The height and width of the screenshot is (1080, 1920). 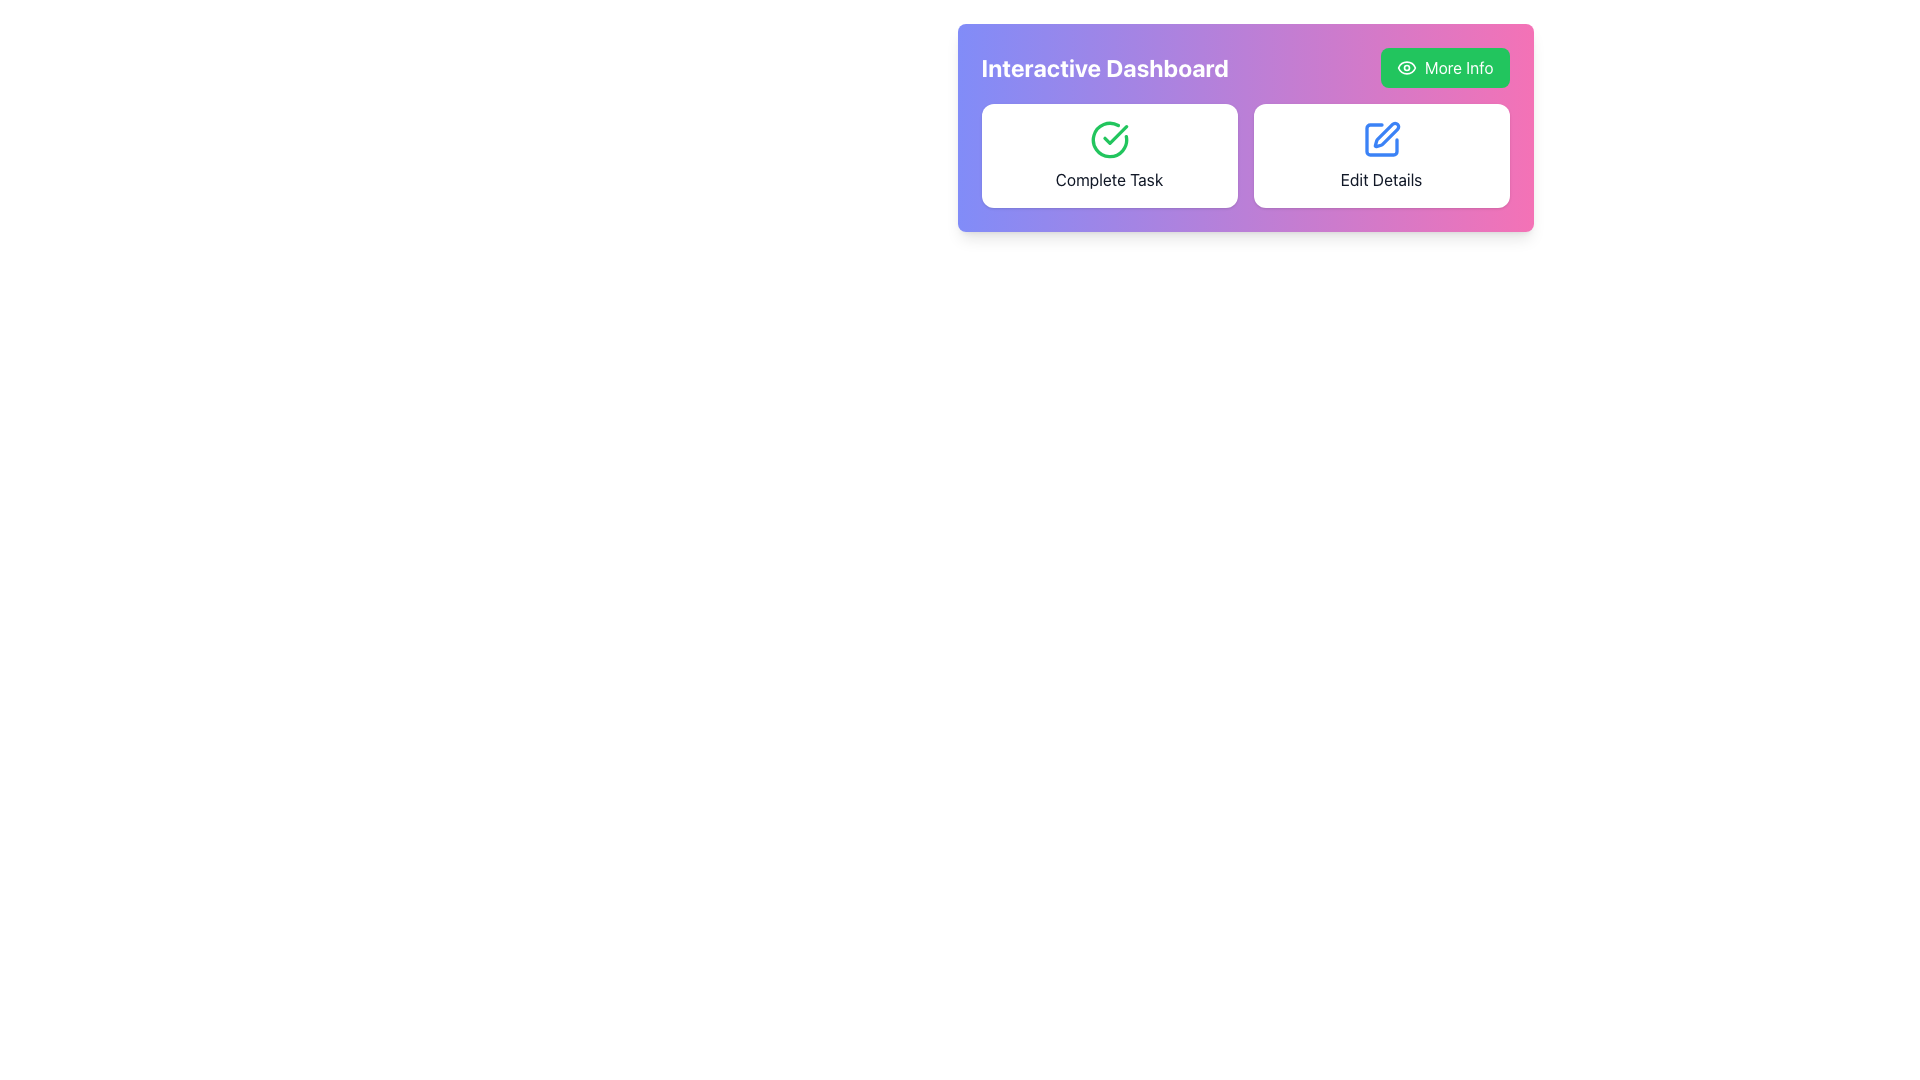 What do you see at coordinates (1405, 67) in the screenshot?
I see `the eye icon located inside the 'More Info' button in the top-right corner of the interface` at bounding box center [1405, 67].